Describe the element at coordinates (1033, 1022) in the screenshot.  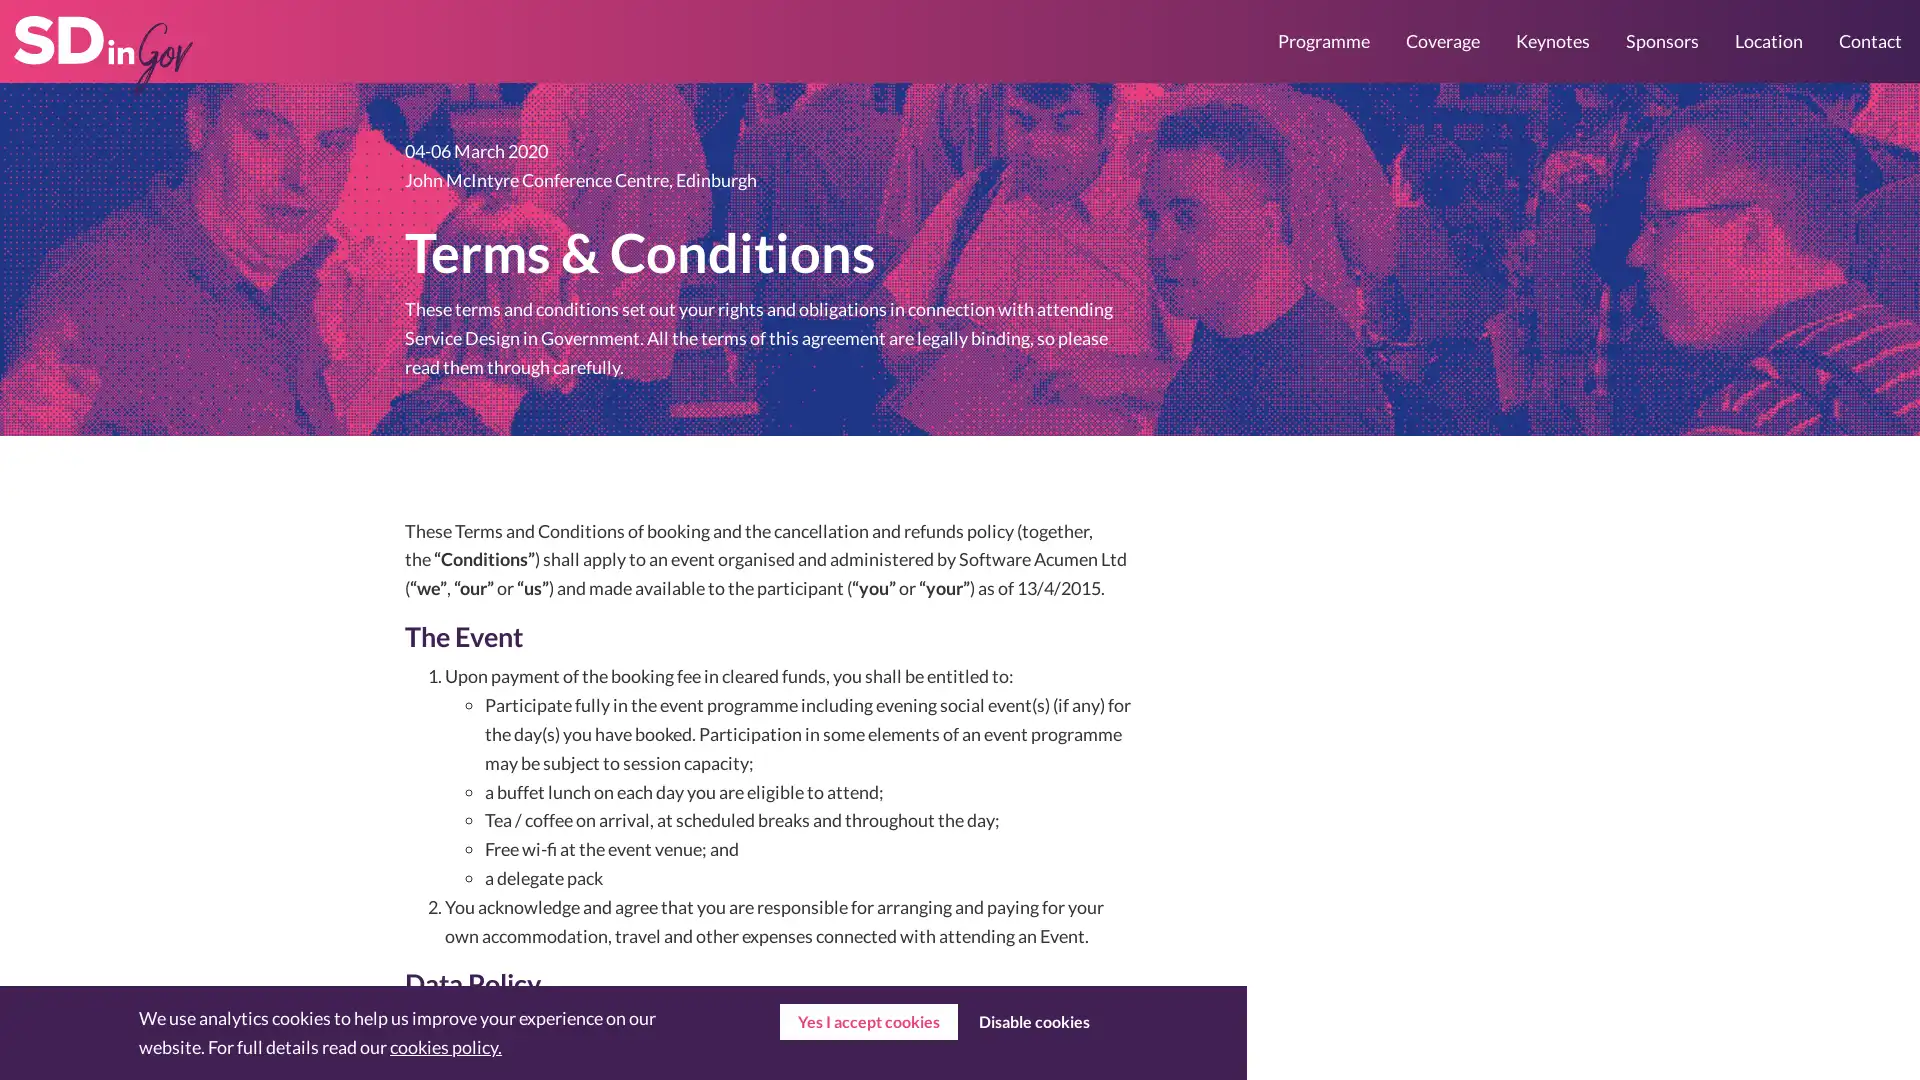
I see `Disable cookies` at that location.